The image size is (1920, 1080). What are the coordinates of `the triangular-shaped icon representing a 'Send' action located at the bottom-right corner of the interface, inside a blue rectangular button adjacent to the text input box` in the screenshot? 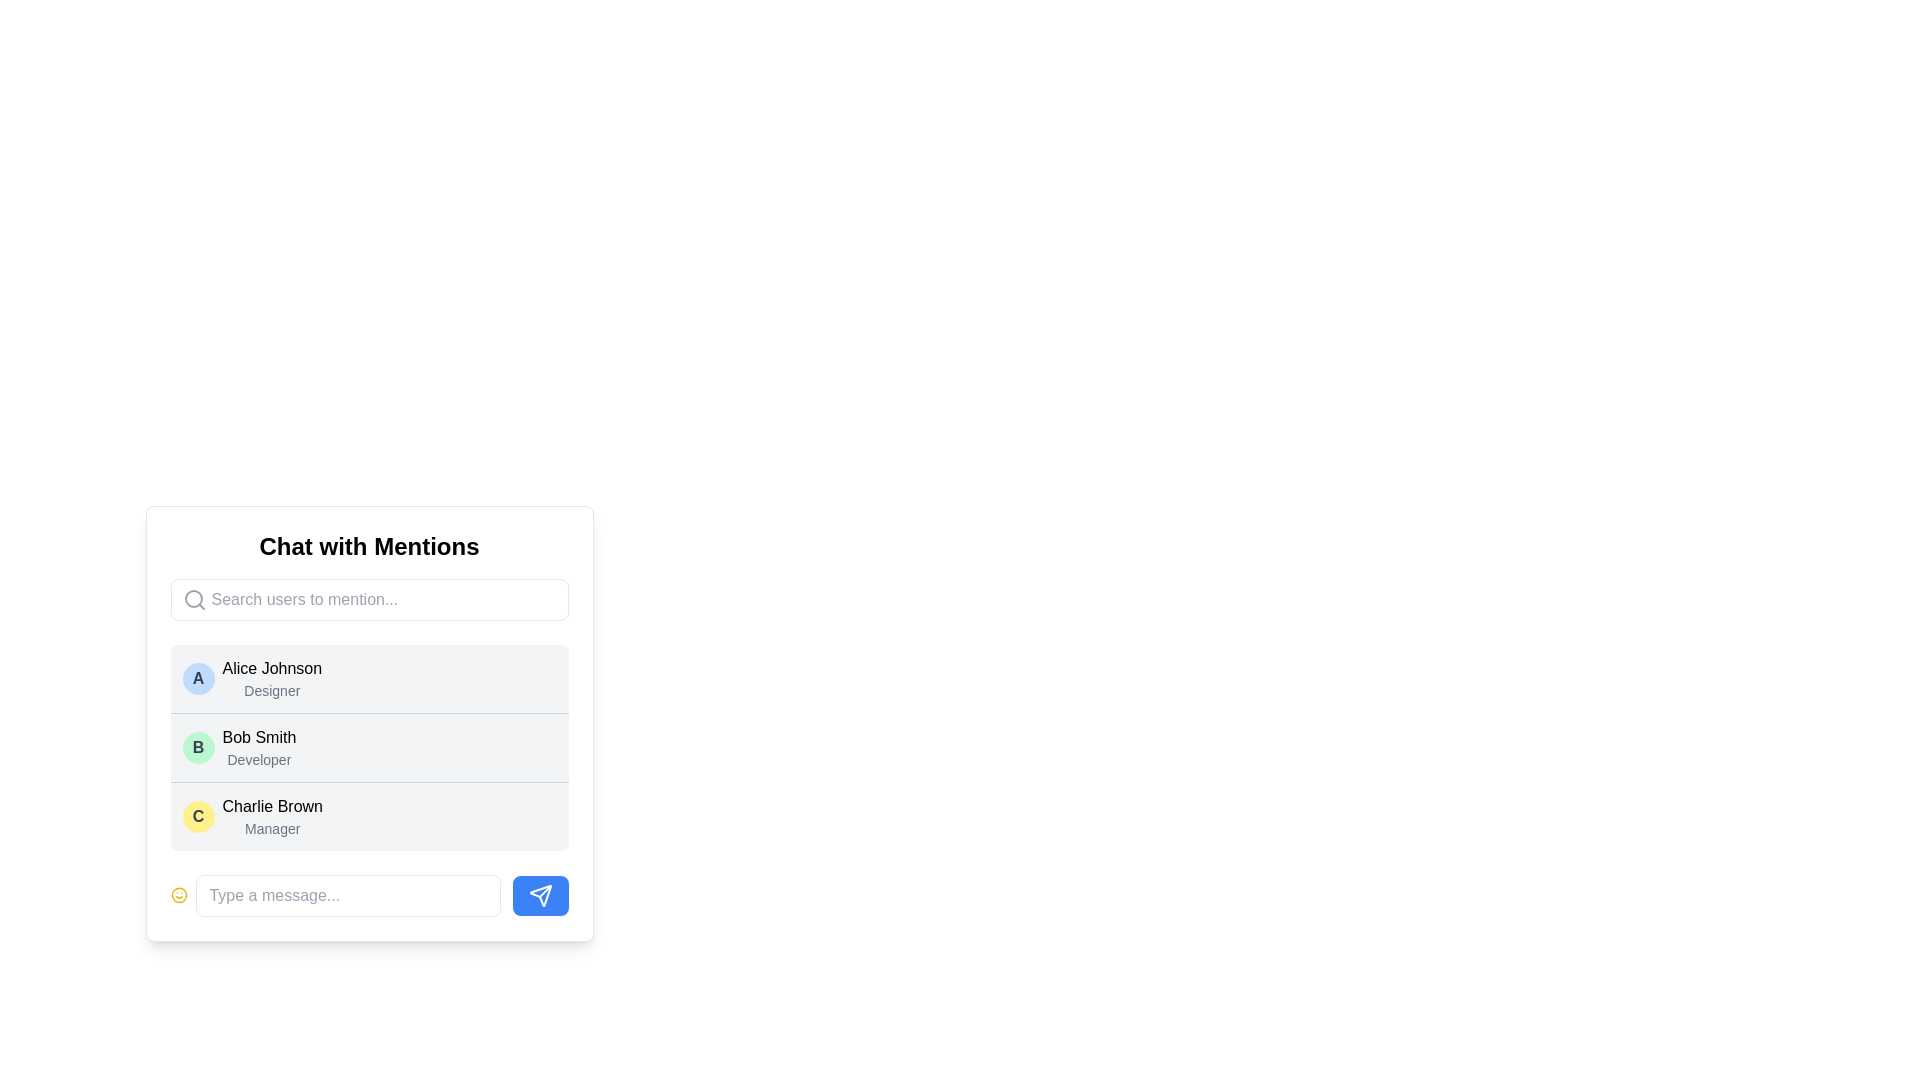 It's located at (540, 894).